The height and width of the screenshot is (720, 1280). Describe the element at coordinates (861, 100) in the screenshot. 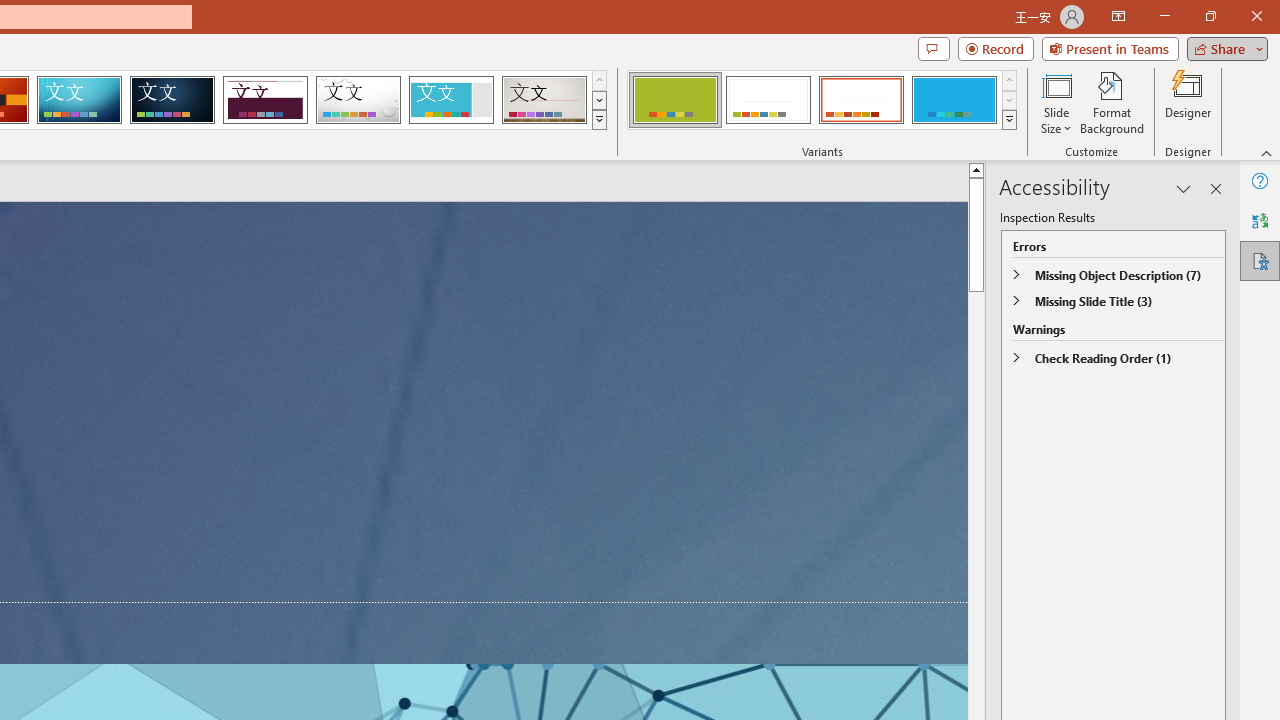

I see `'Basis Variant 3'` at that location.